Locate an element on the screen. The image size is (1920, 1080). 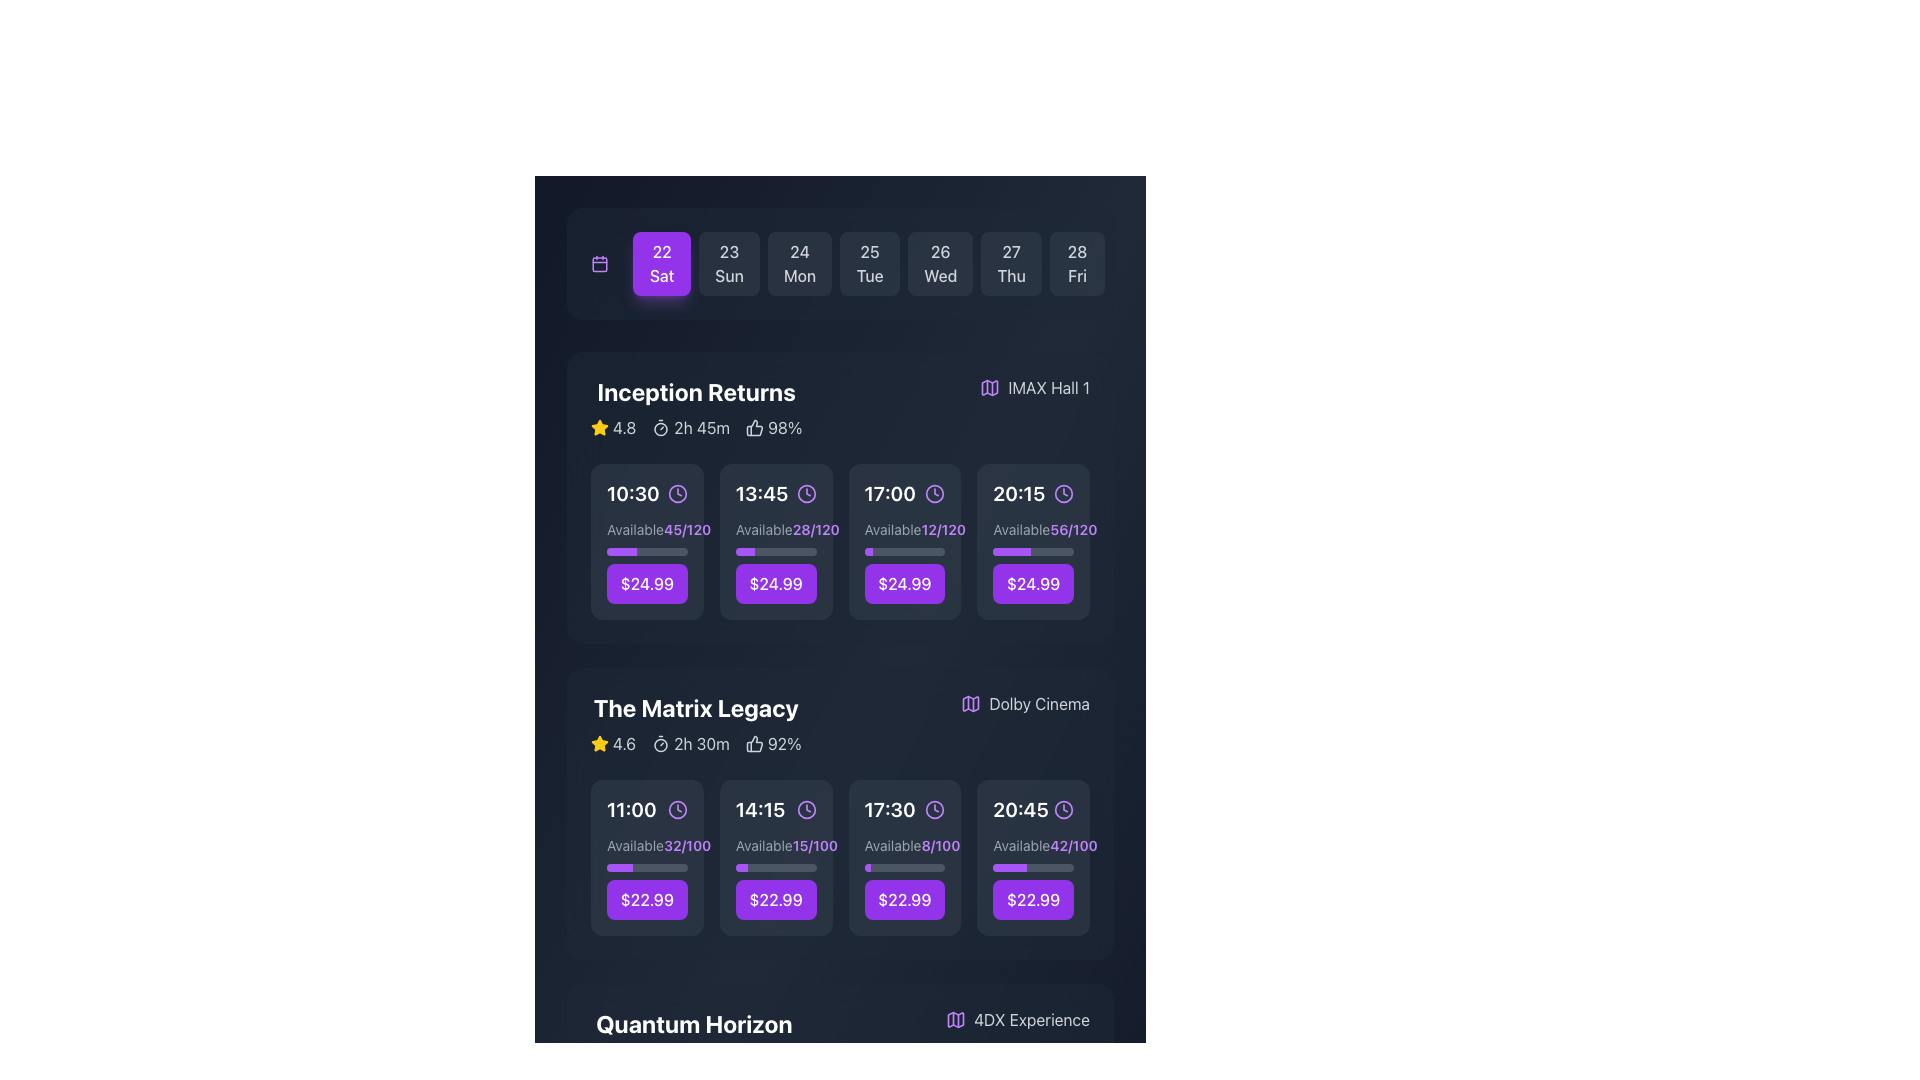
the text label displaying the average user rating for the movie 'The Matrix Legacy', which is located in the second movie entry adjacent to a yellow star icon is located at coordinates (623, 744).